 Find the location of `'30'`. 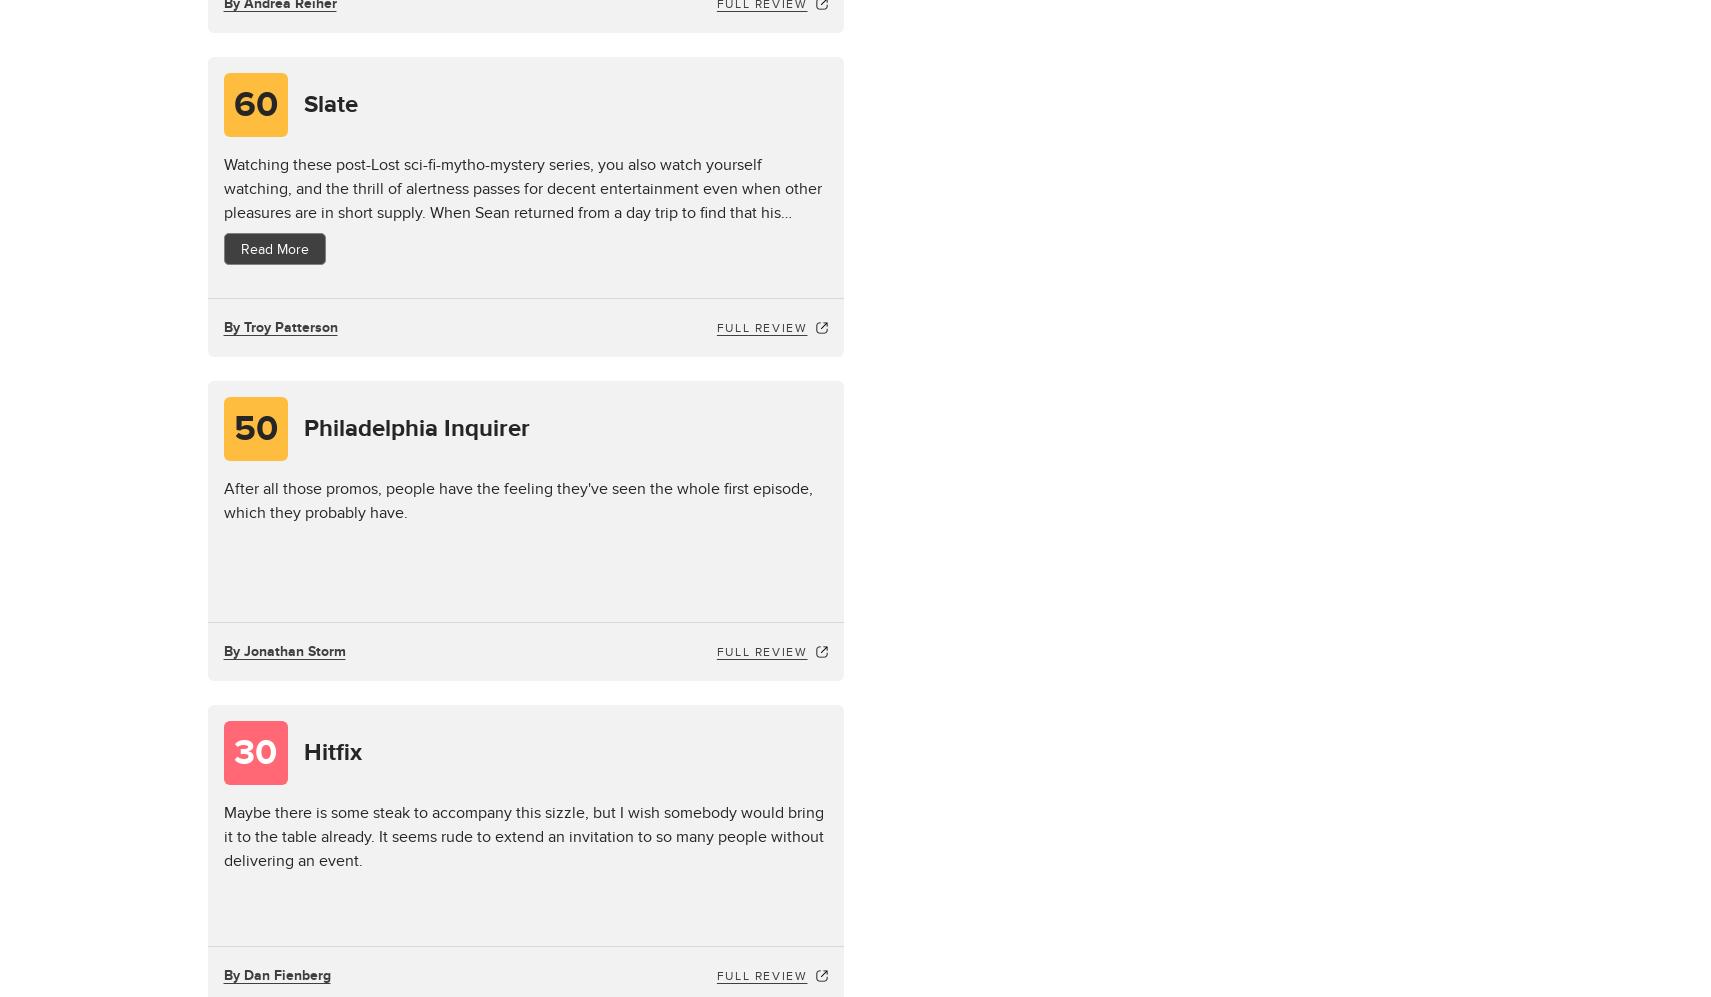

'30' is located at coordinates (254, 753).